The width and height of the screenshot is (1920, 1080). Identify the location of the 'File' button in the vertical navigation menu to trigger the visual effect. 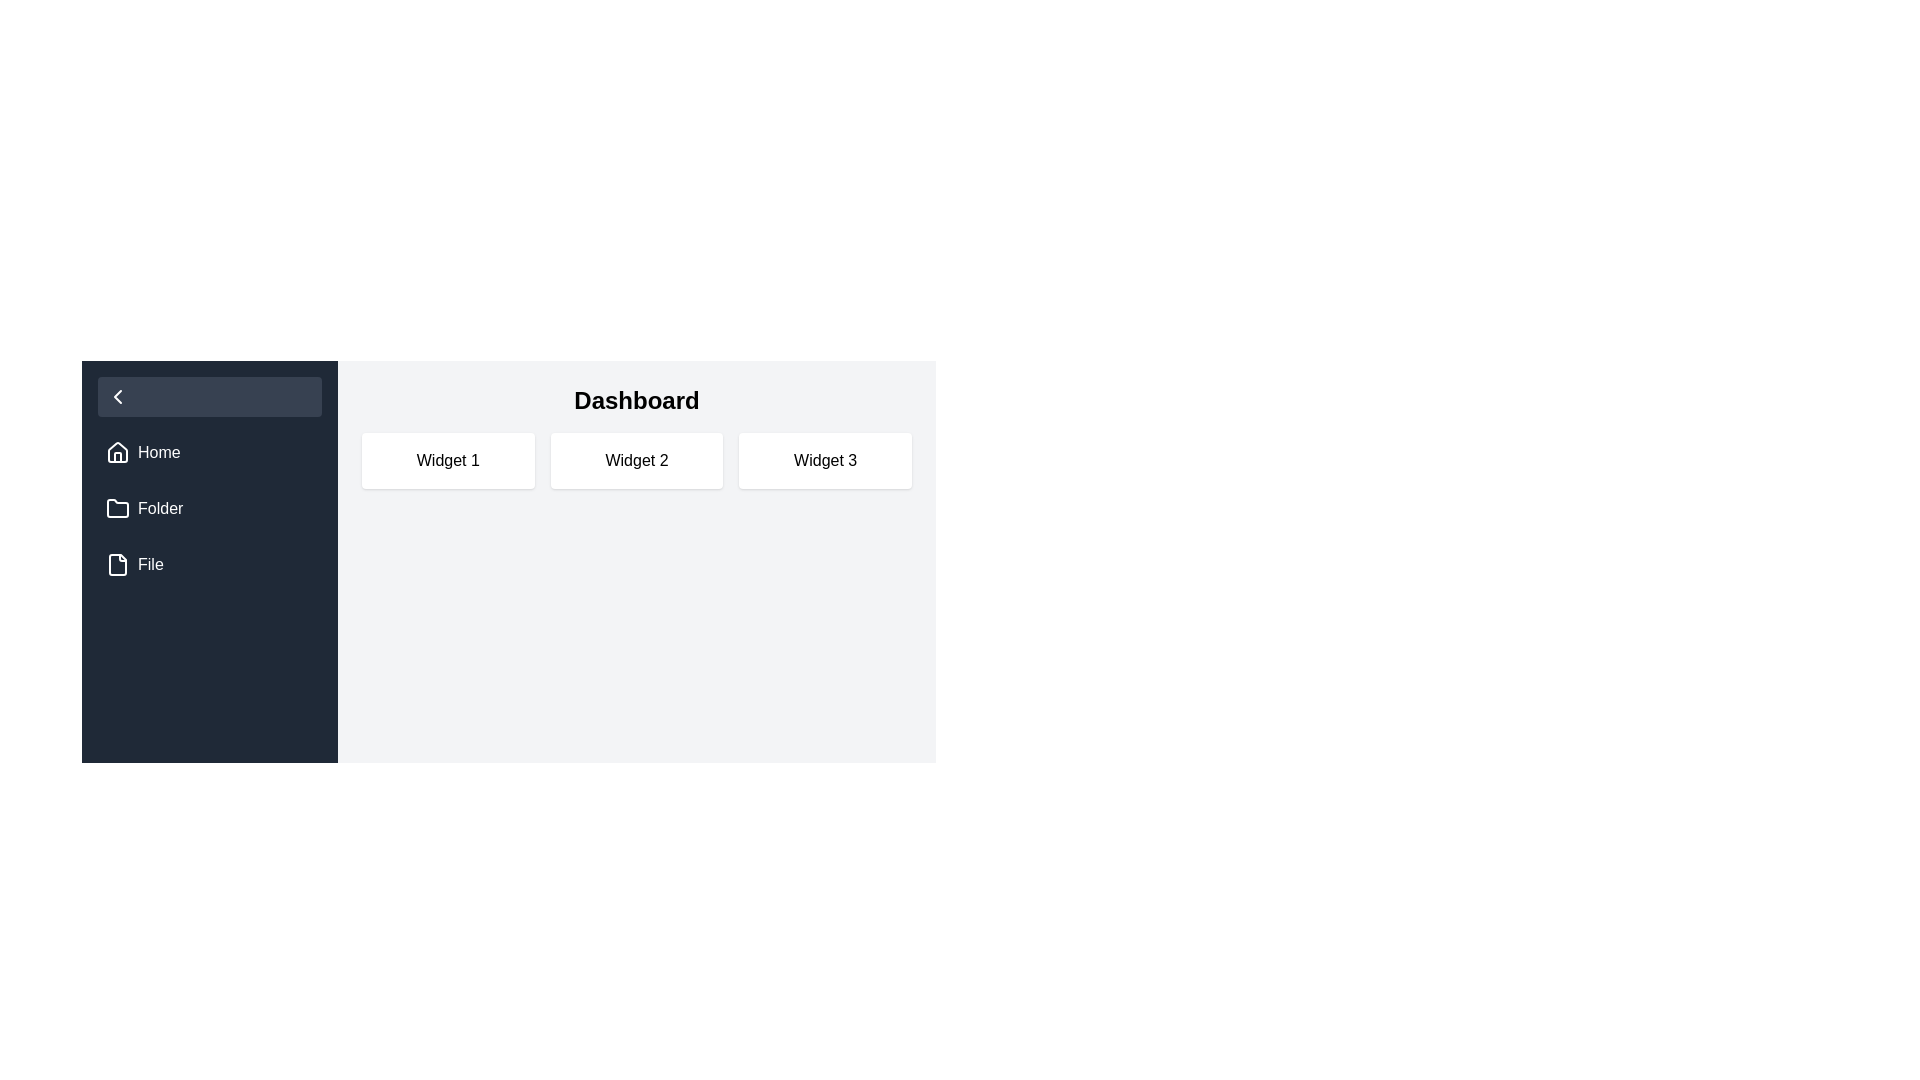
(210, 564).